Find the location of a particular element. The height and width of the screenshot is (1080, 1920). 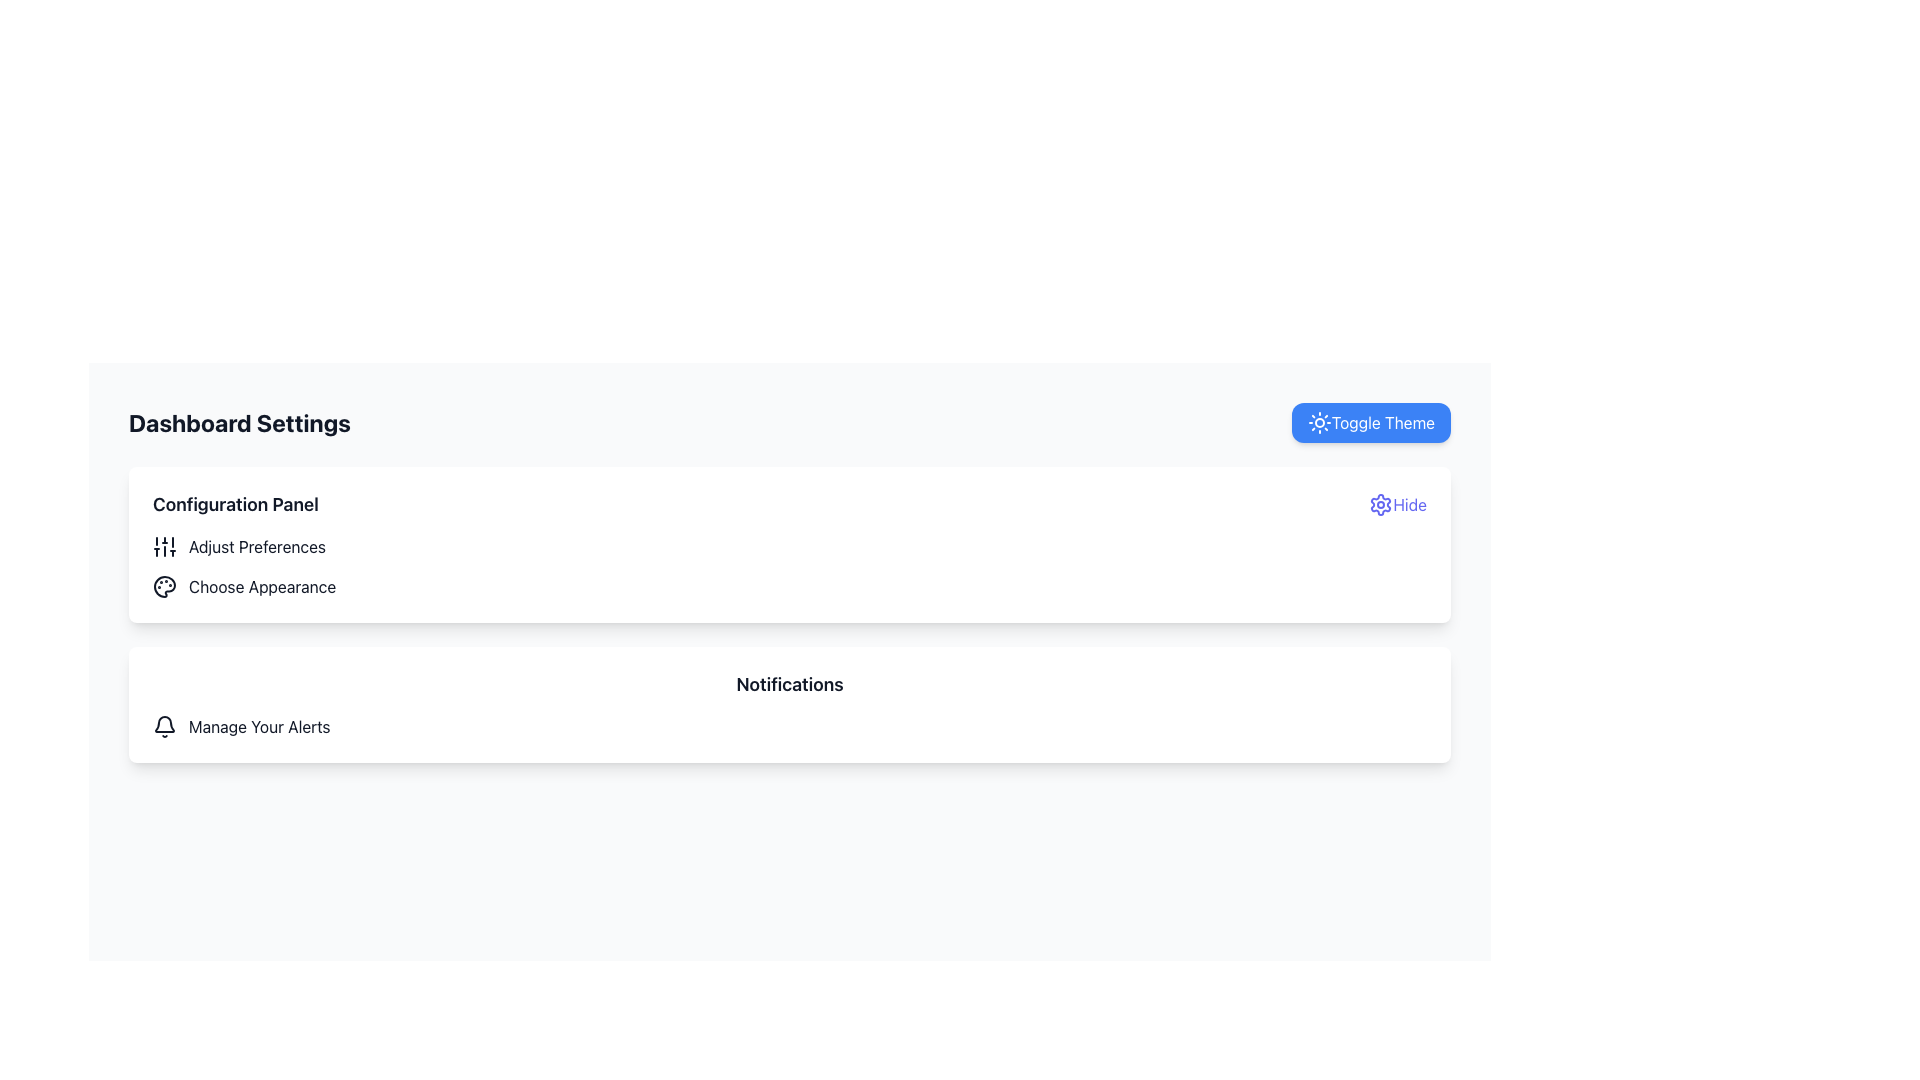

the settings icon located to the left of the 'Hide' text in the button-like component at the top-right section of the interface is located at coordinates (1380, 504).